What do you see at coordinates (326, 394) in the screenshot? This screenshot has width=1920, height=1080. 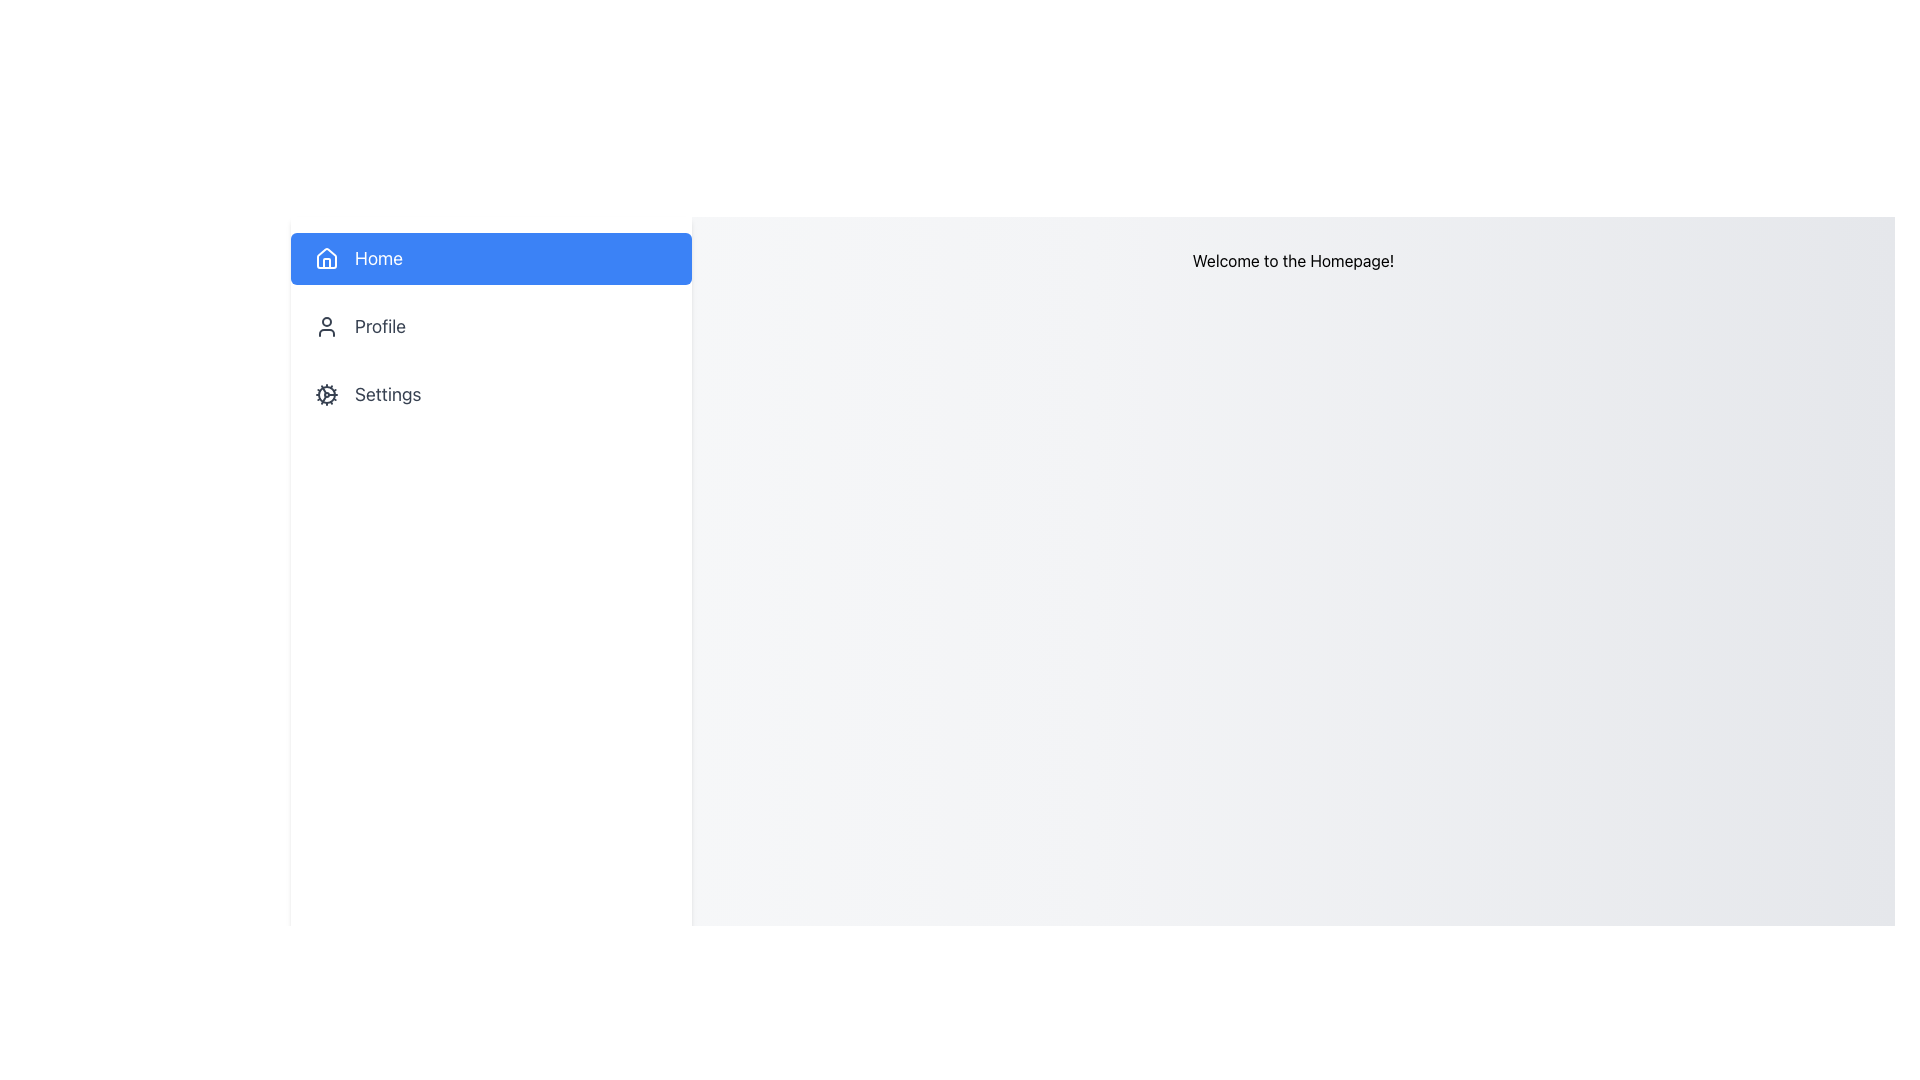 I see `the 'Settings' icon located in the sidebar on the left, positioned below the 'Profile' menu item` at bounding box center [326, 394].